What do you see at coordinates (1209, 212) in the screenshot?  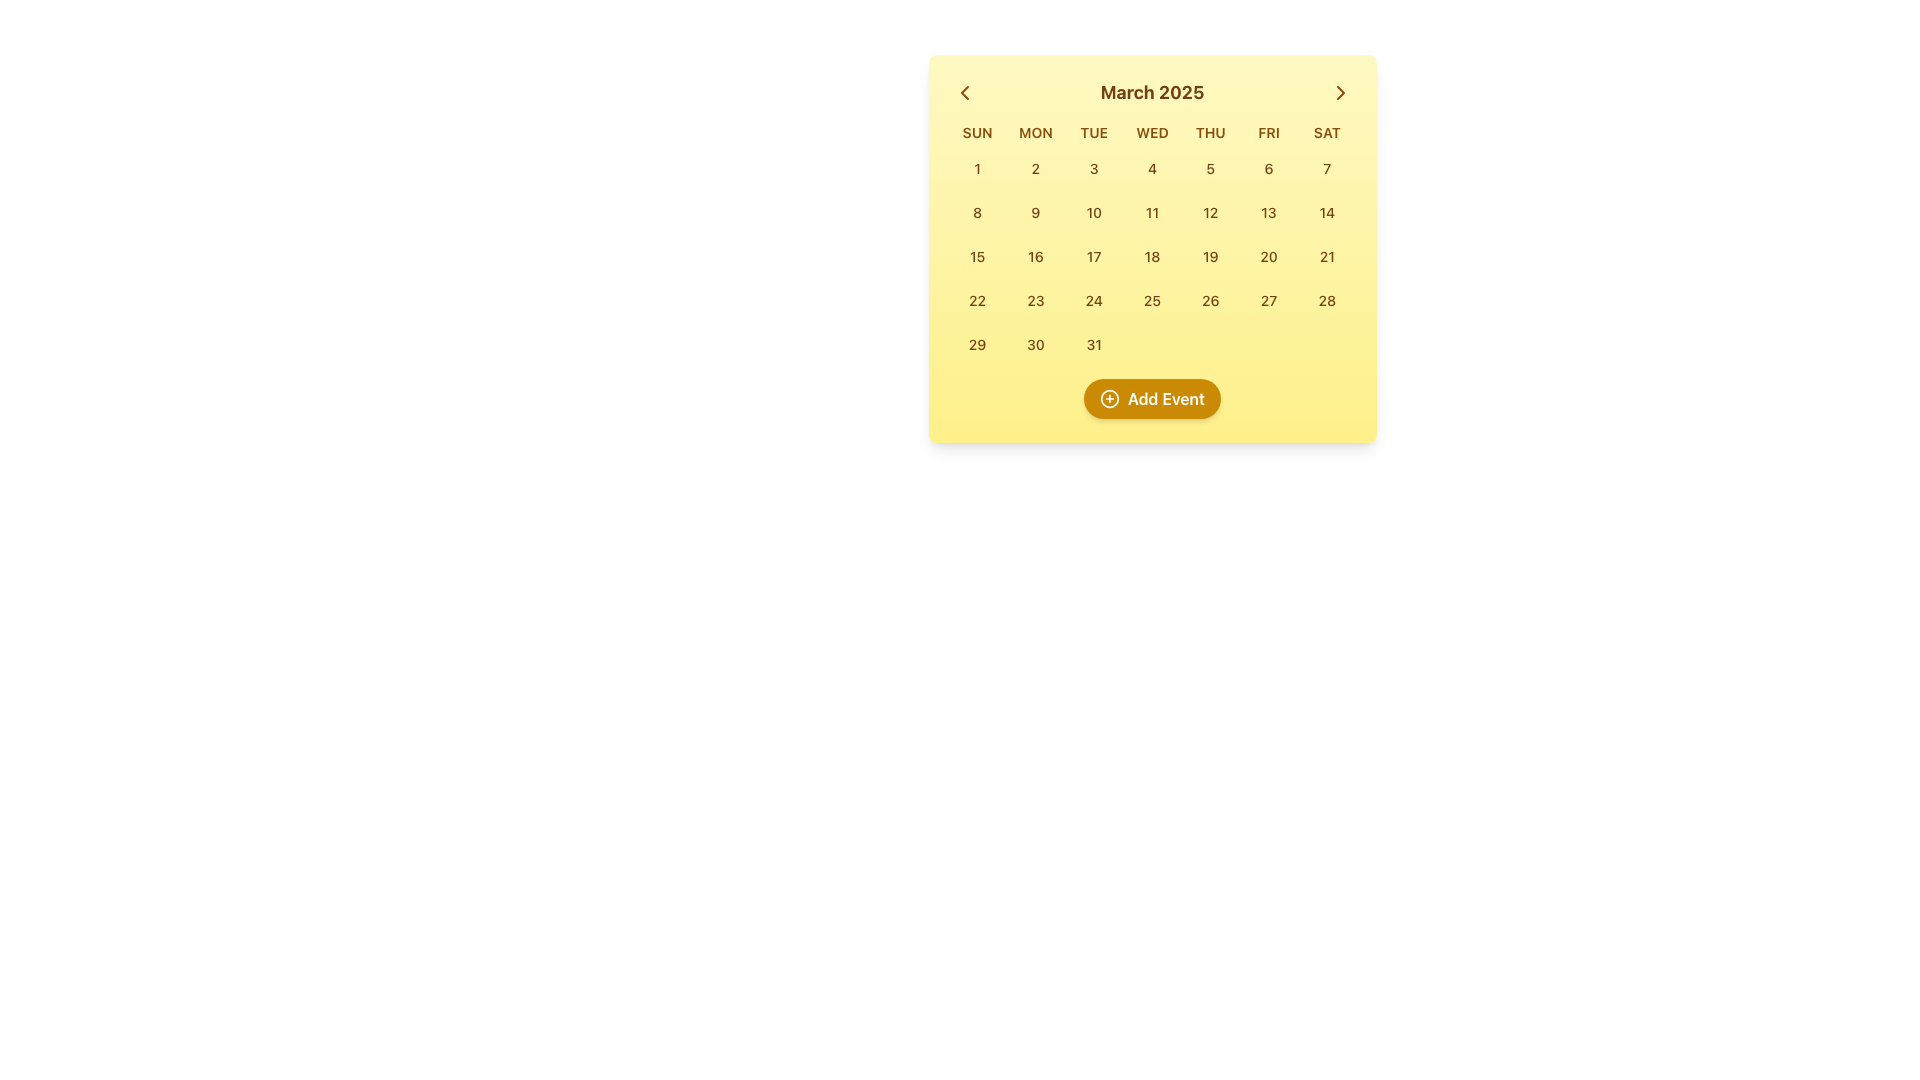 I see `the text element displaying the numerical date '12' in the calendar grid` at bounding box center [1209, 212].